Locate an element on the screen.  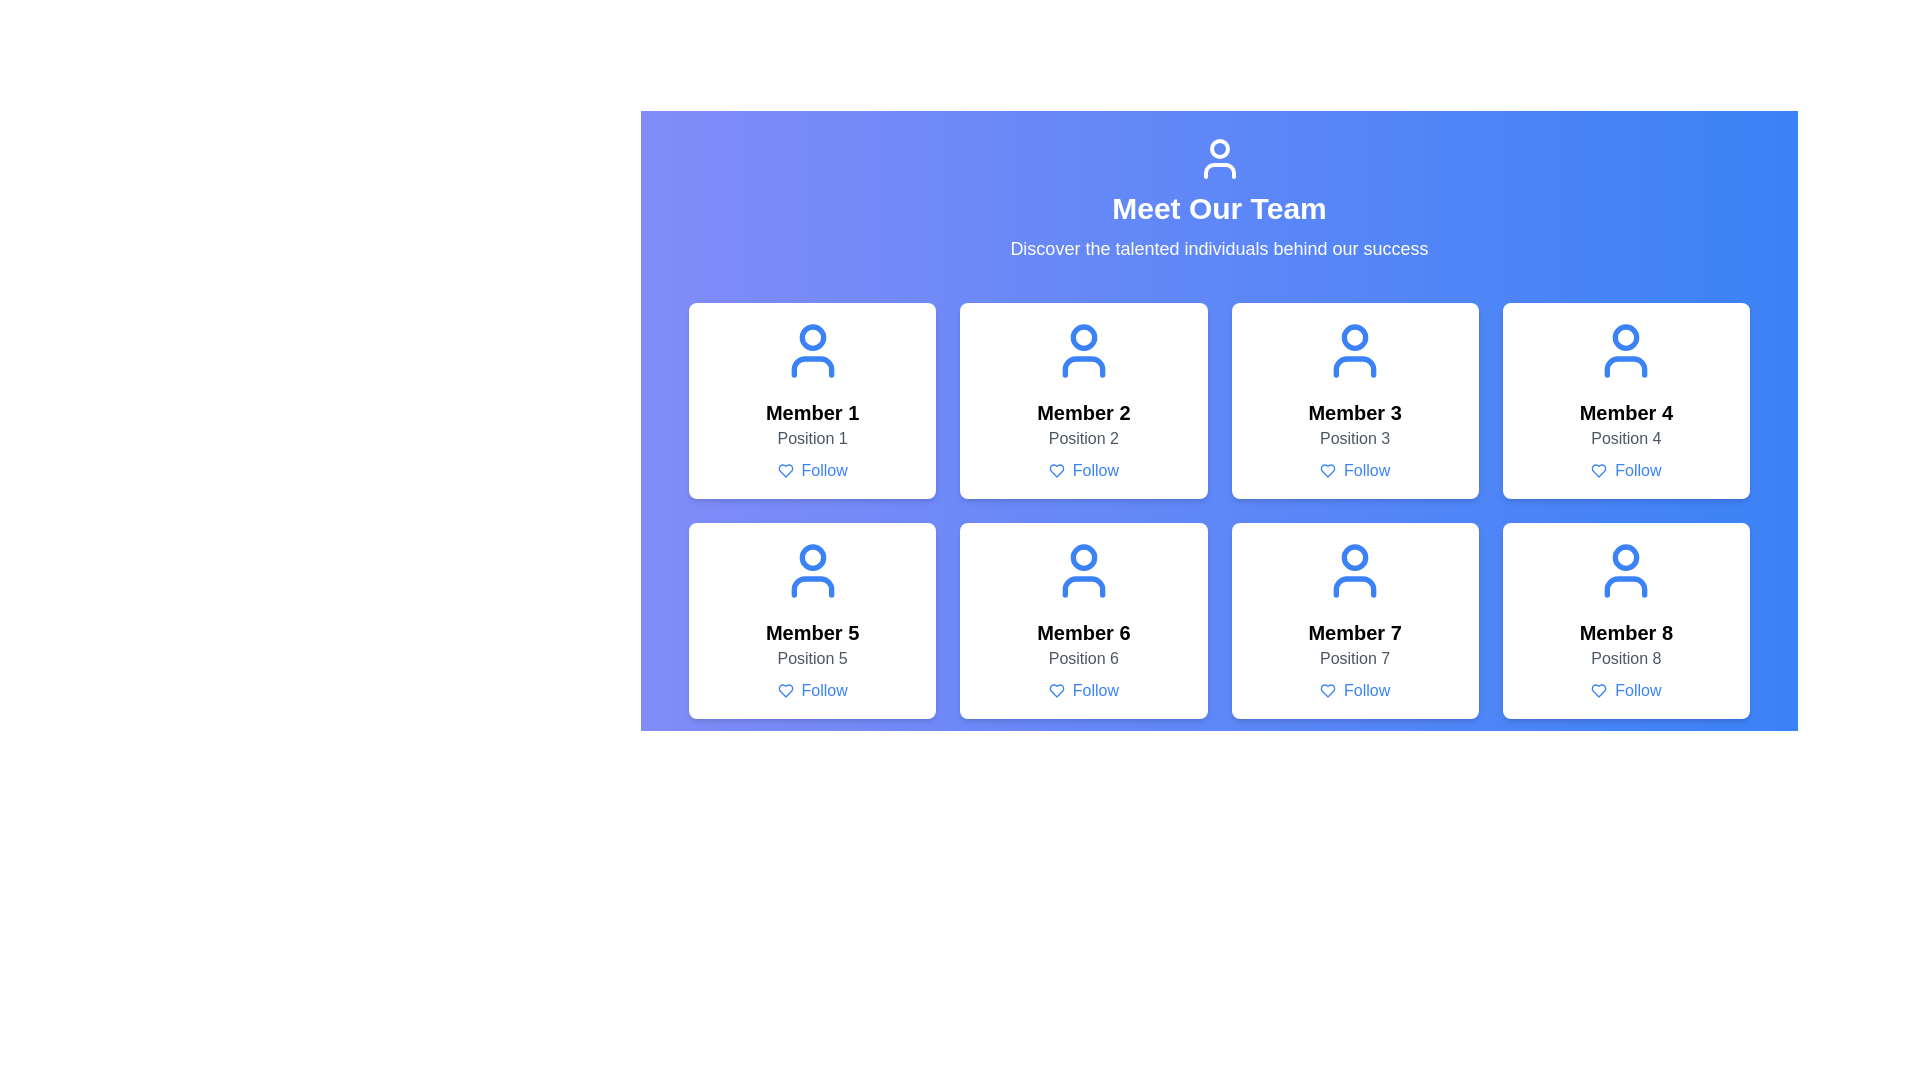
the appearance of the heart icon for the 'Follow' feature located beneath the profile labeled 'Member 2 - Position 2' in the team members grid is located at coordinates (1055, 470).